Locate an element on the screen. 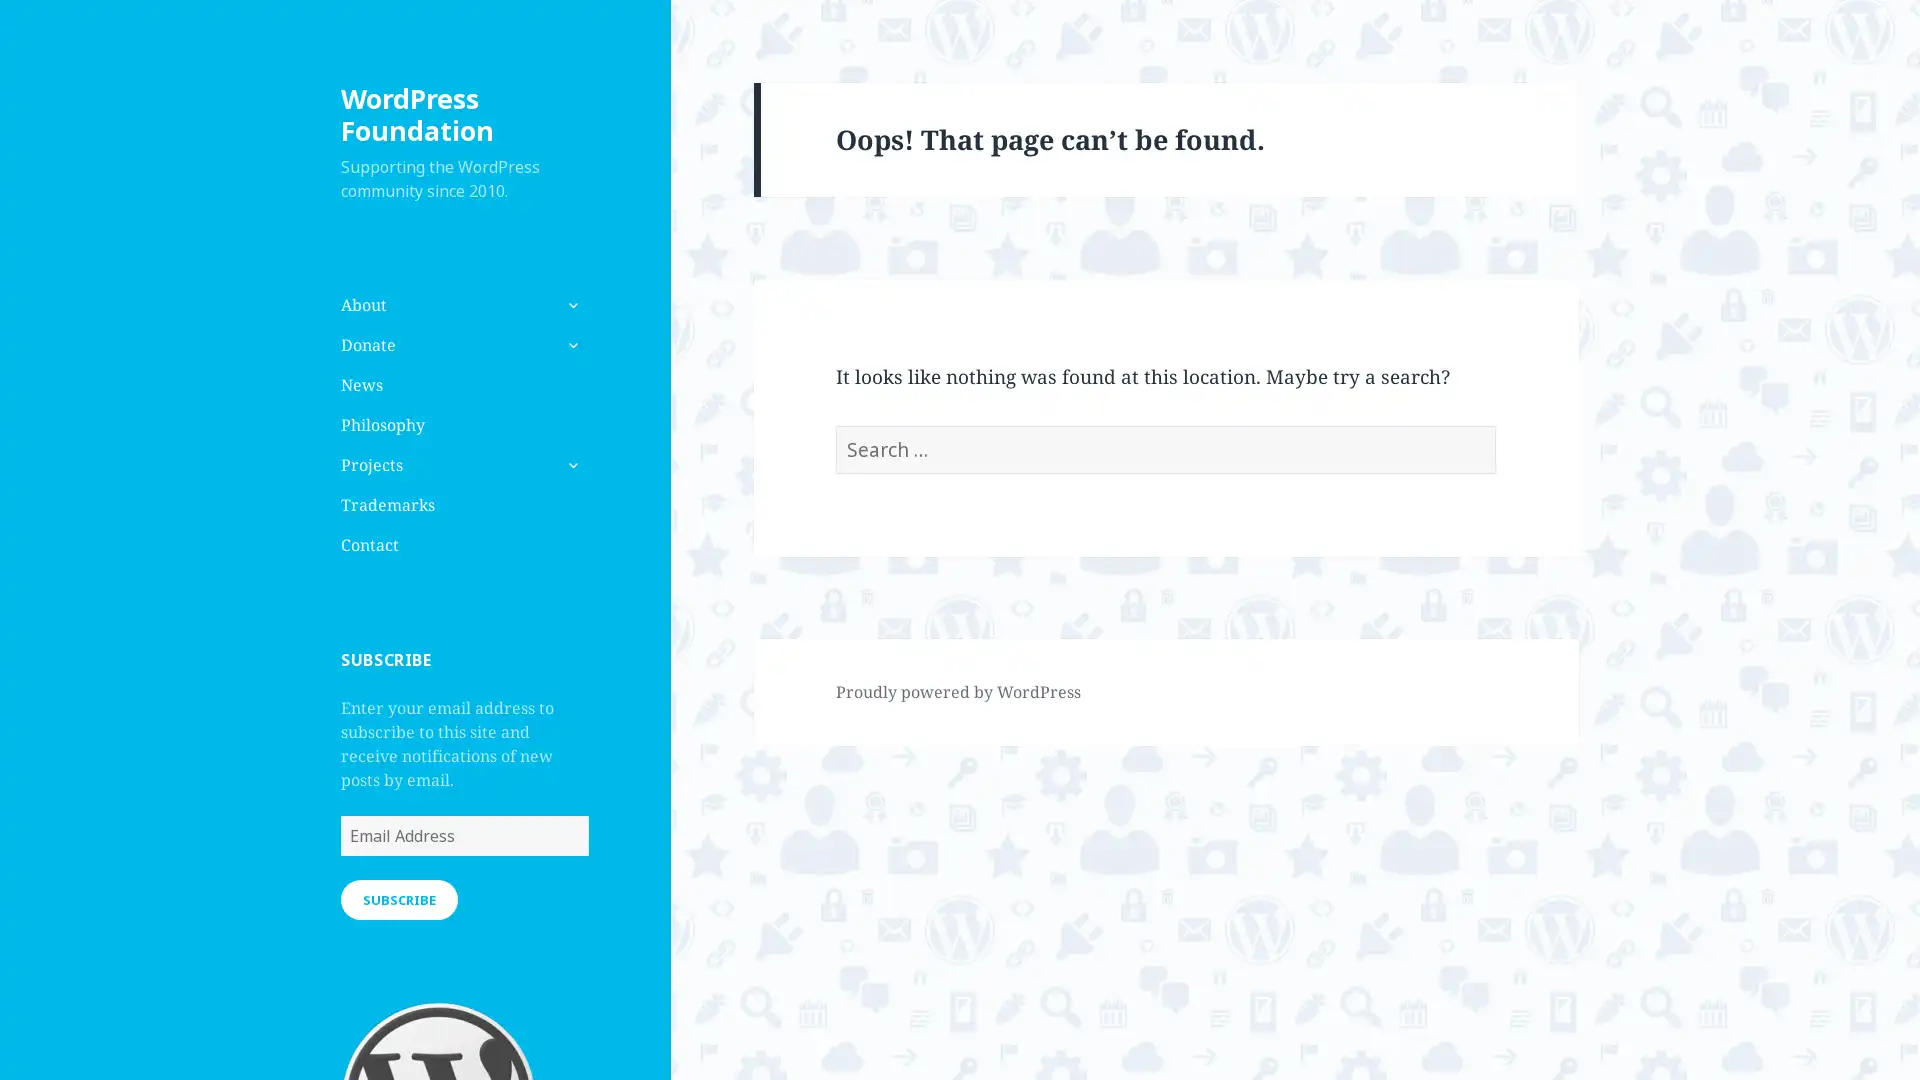  expand child menu is located at coordinates (570, 304).